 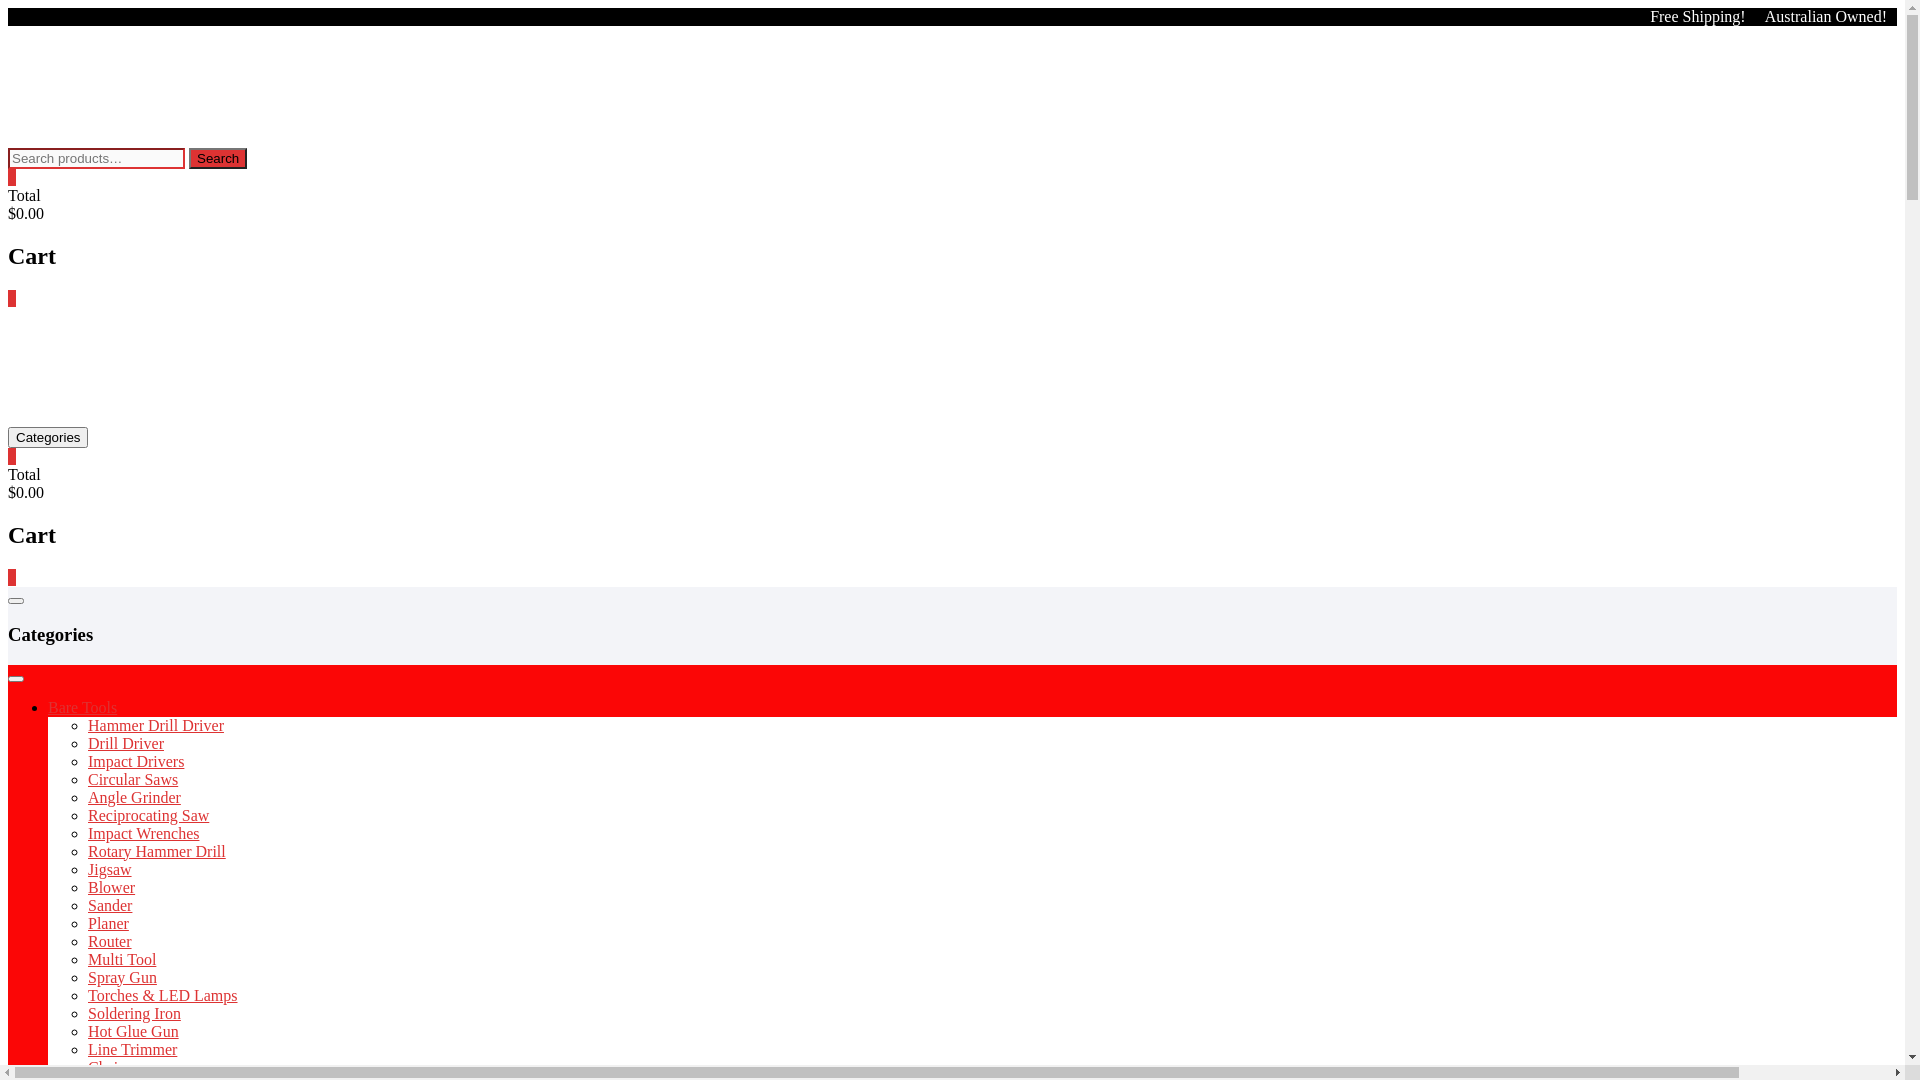 I want to click on 'Torches & LED Lamps', so click(x=163, y=995).